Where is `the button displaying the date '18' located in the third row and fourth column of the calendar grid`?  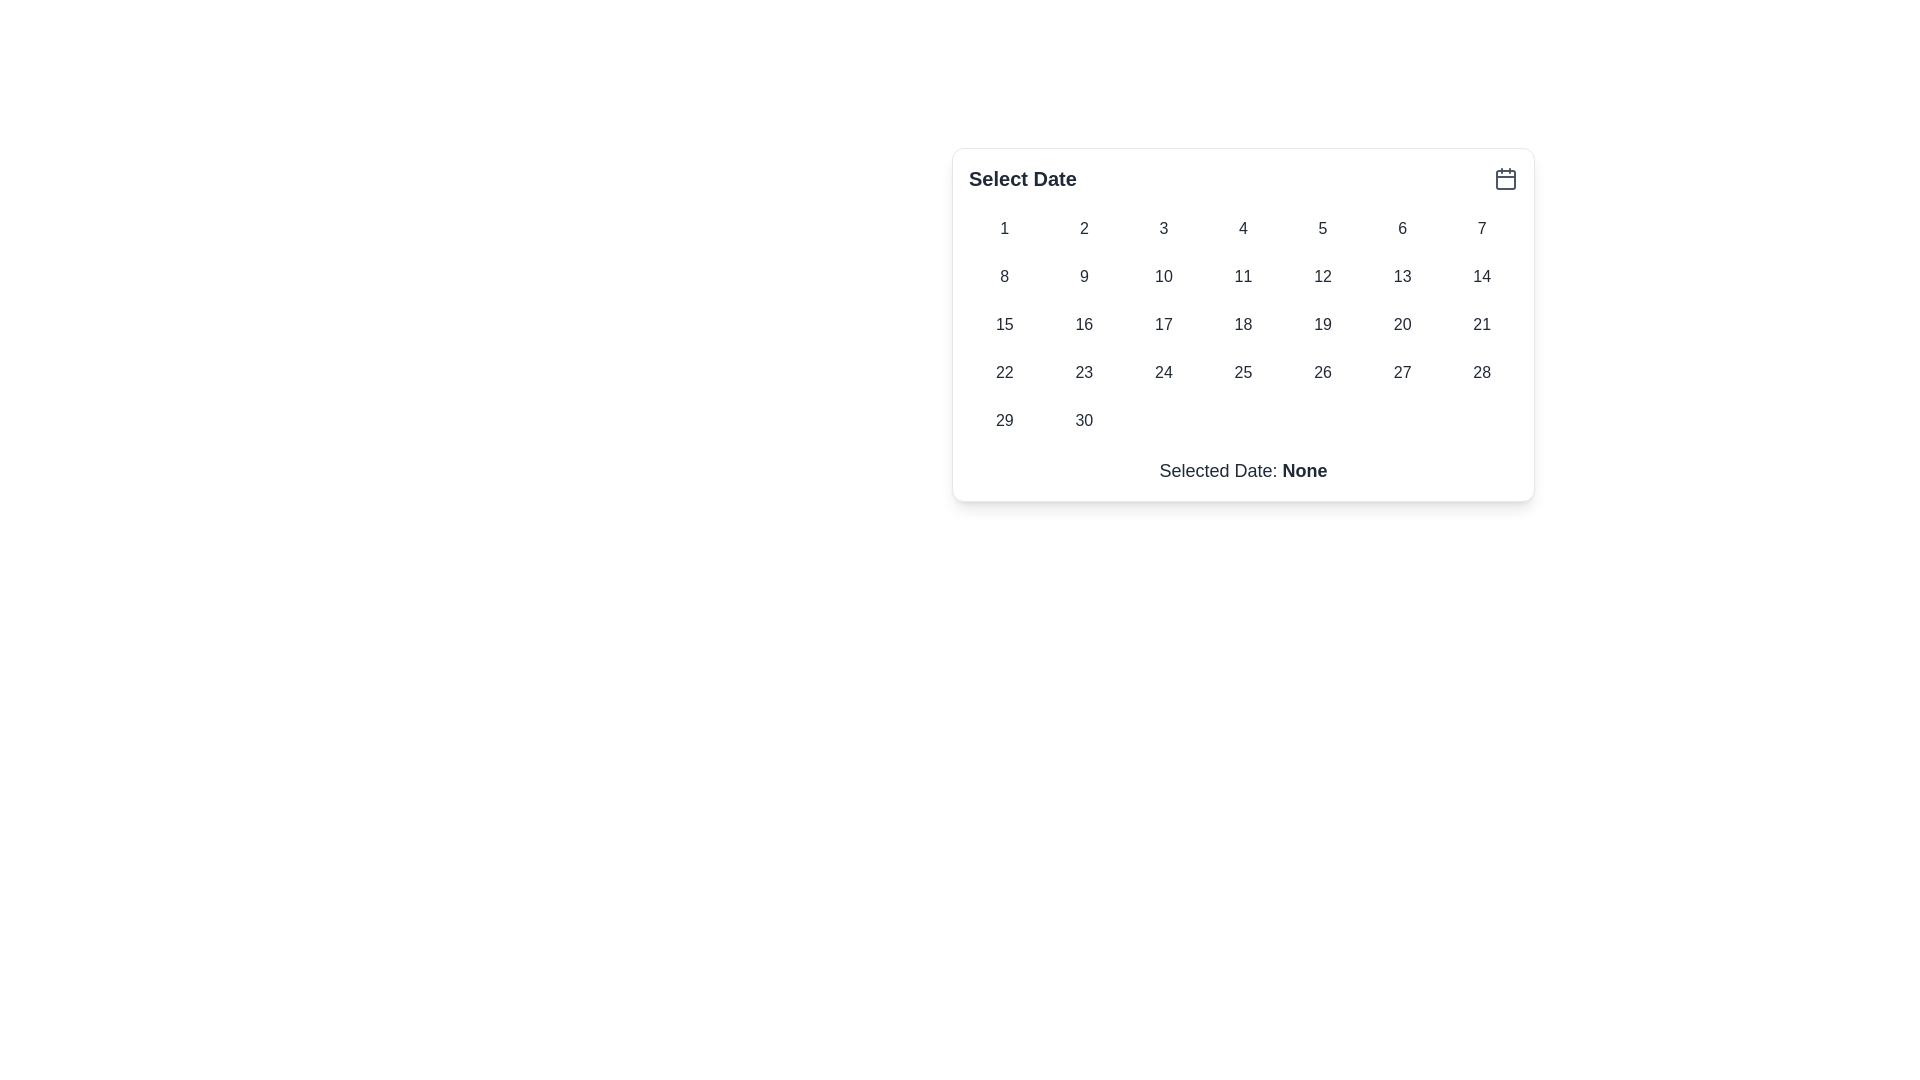
the button displaying the date '18' located in the third row and fourth column of the calendar grid is located at coordinates (1242, 323).